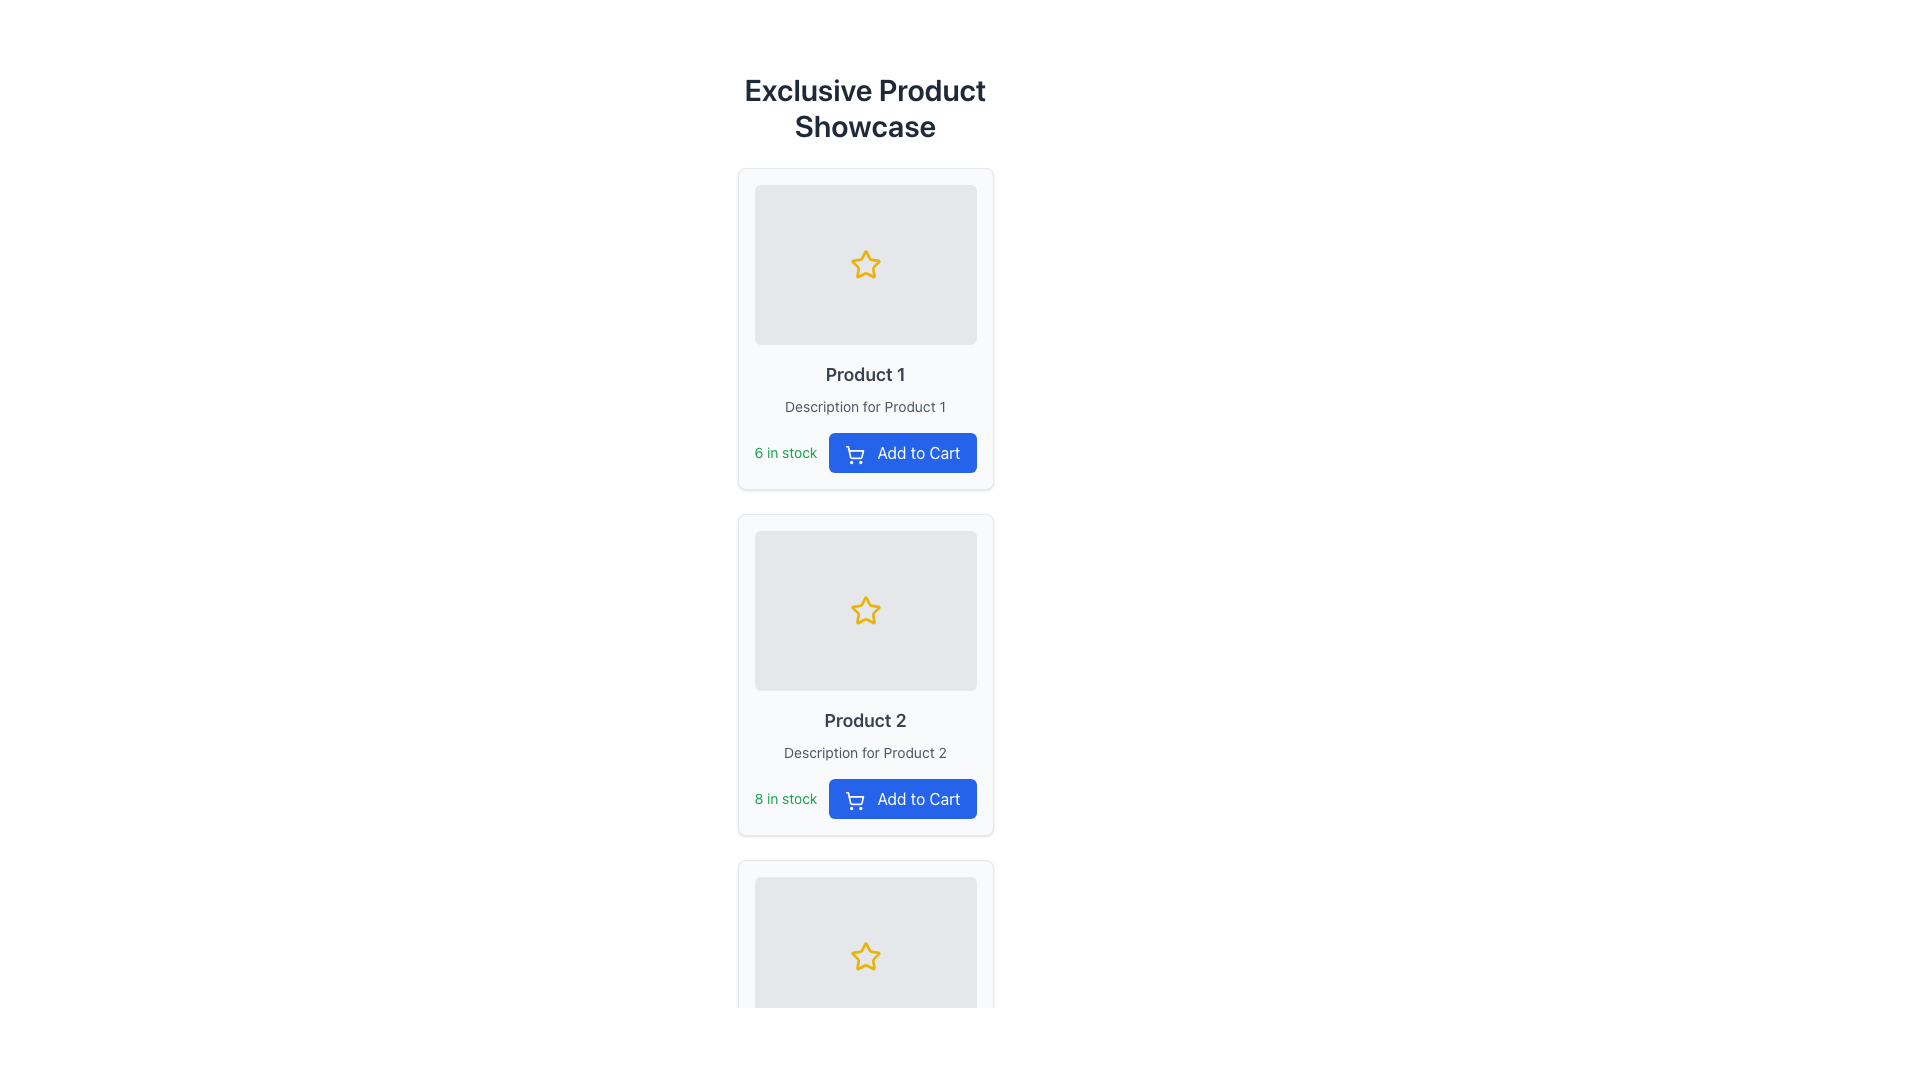 This screenshot has height=1080, width=1920. What do you see at coordinates (865, 263) in the screenshot?
I see `the star-shaped icon located in the middle section of the page within the first product card under 'Exclusive Product Showcase.'` at bounding box center [865, 263].